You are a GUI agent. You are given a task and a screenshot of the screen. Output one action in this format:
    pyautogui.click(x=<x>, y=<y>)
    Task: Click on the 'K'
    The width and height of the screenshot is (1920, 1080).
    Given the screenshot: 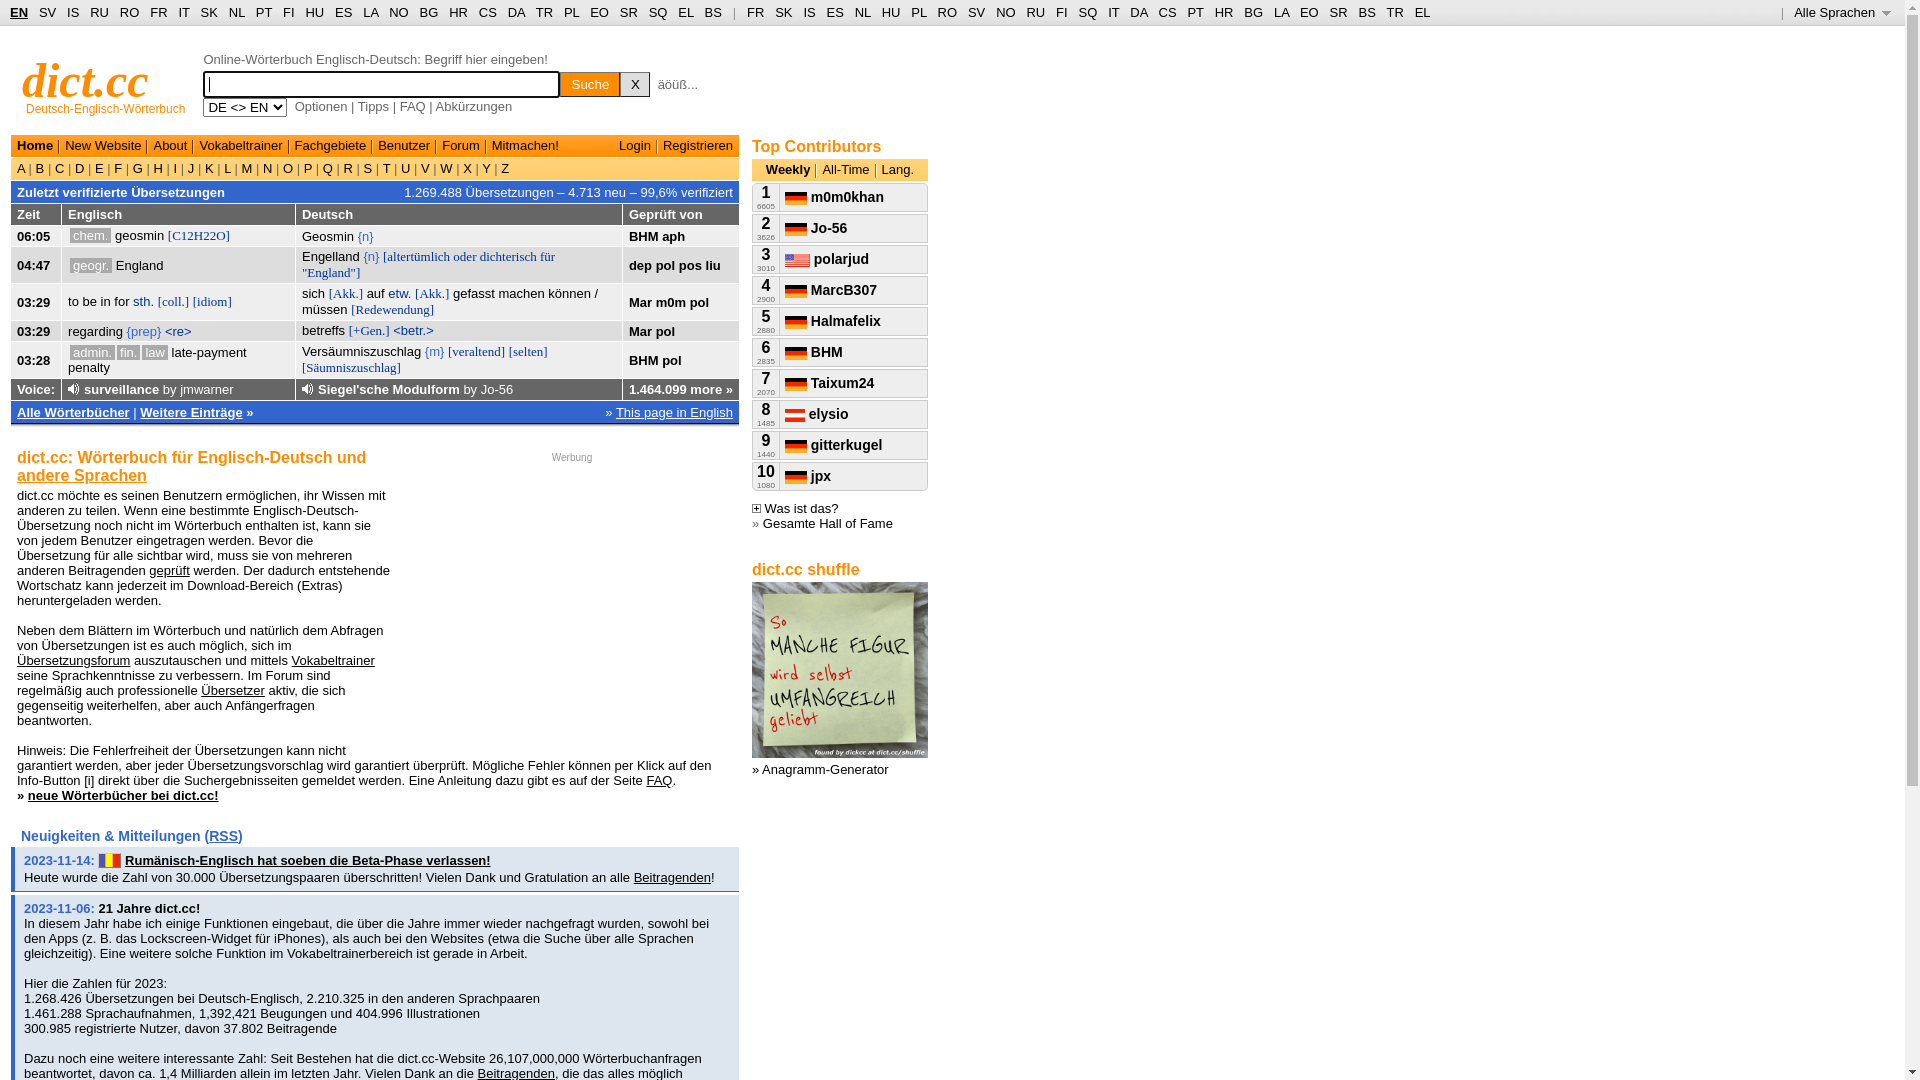 What is the action you would take?
    pyautogui.click(x=201, y=167)
    